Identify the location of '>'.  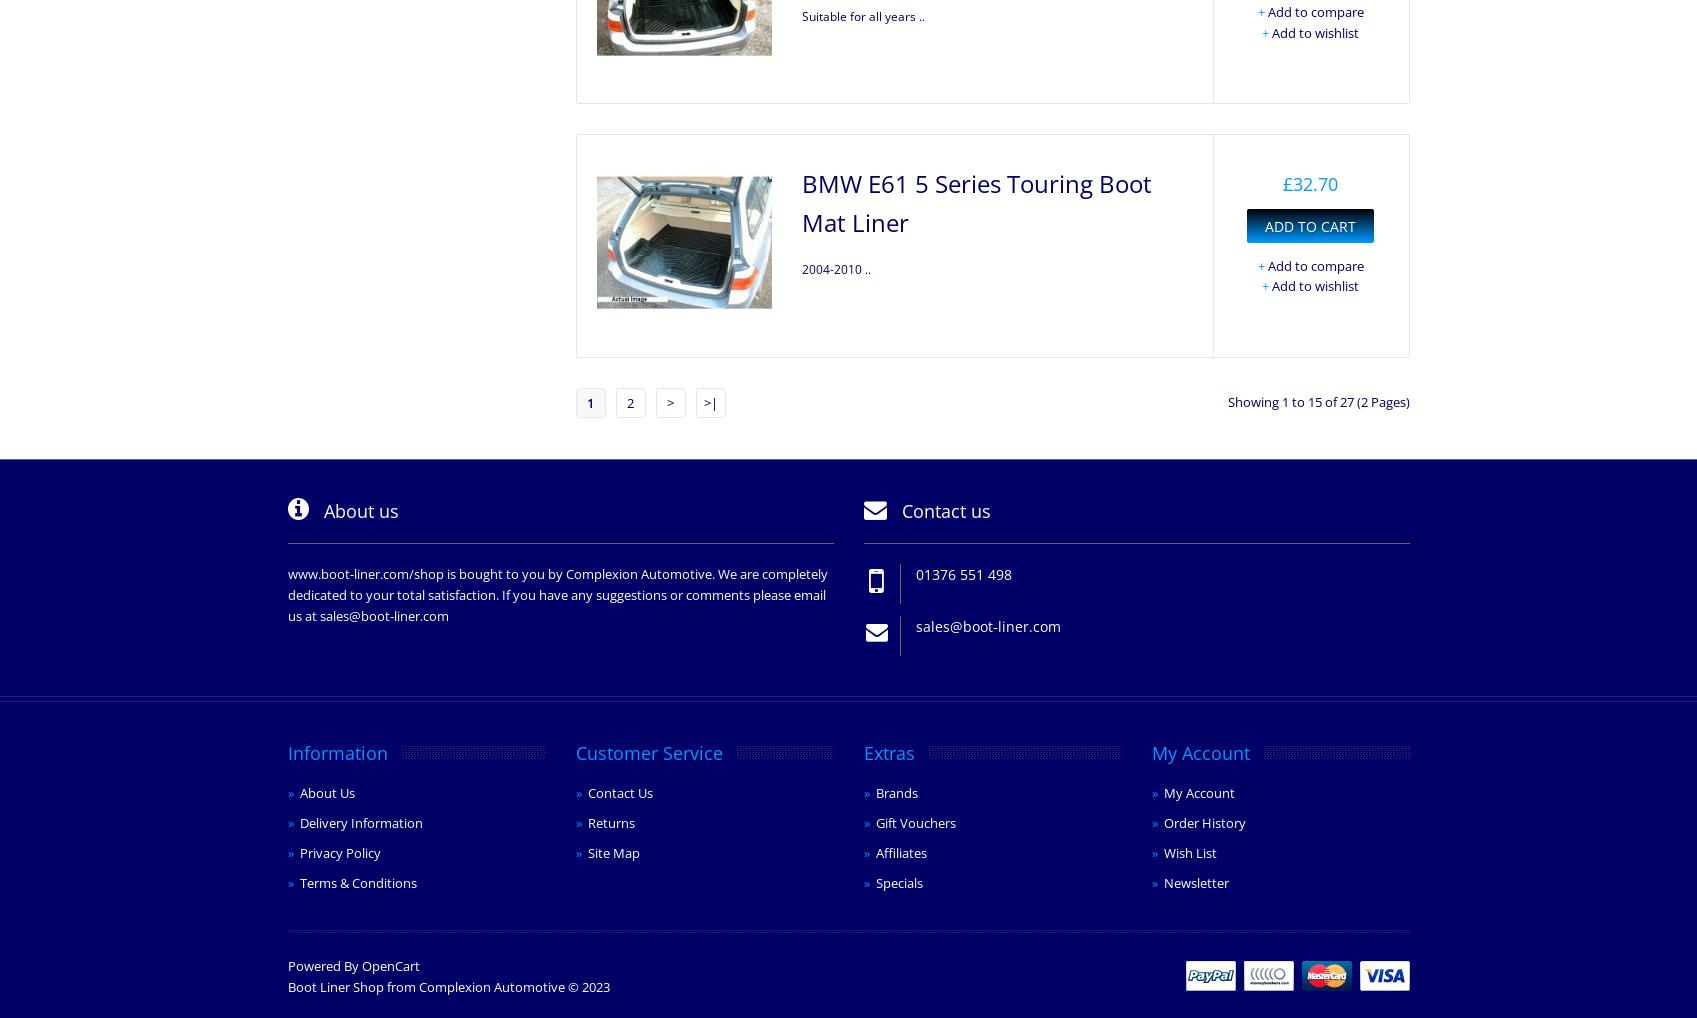
(666, 402).